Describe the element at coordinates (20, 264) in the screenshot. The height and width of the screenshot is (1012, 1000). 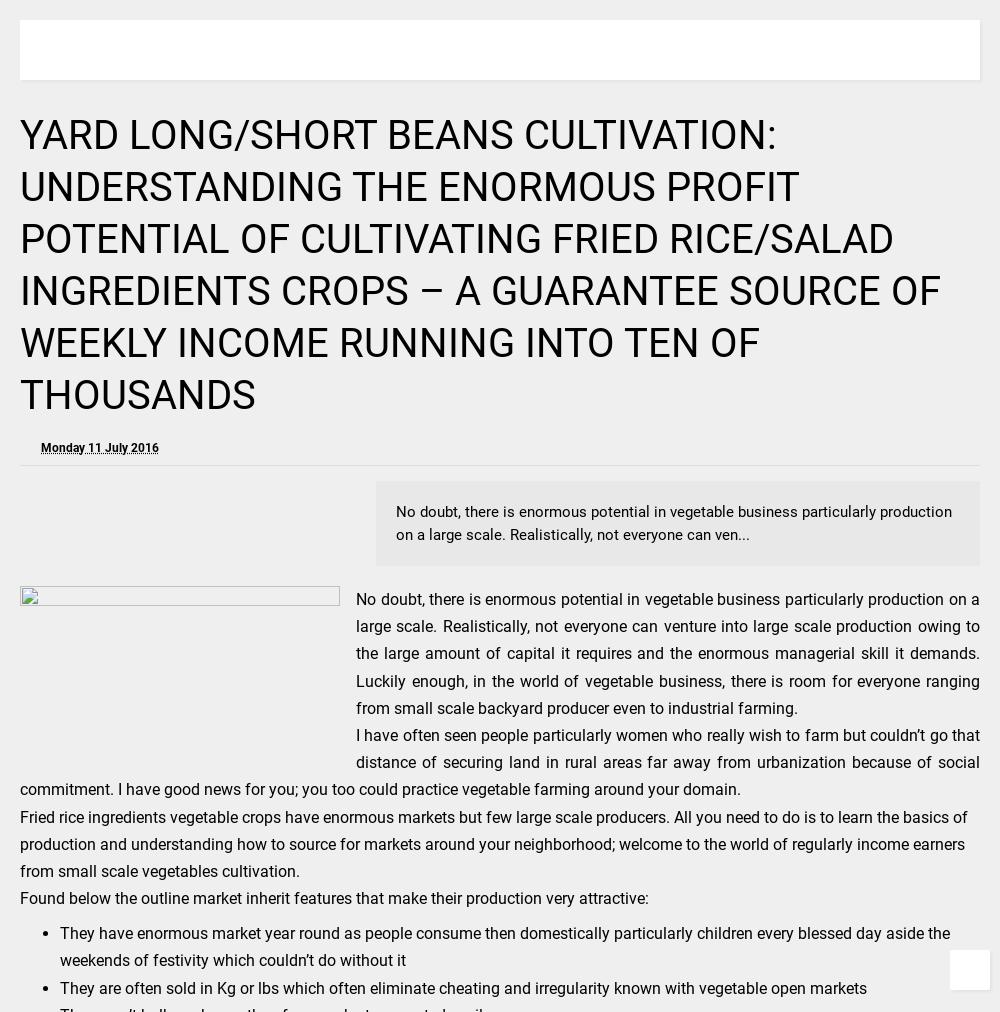
I see `'YARD LONG/SHORT BEANS CULTIVATION: UNDERSTANDING THE ENORMOUS PROFIT POTENTIAL OF CULTIVATING FRIED RICE/SALAD INGREDIENTS CROPS – A GUARANTEE SOURCE OF WEEKLY INCOME RUNNING INTO TEN OF THOUSANDS'` at that location.